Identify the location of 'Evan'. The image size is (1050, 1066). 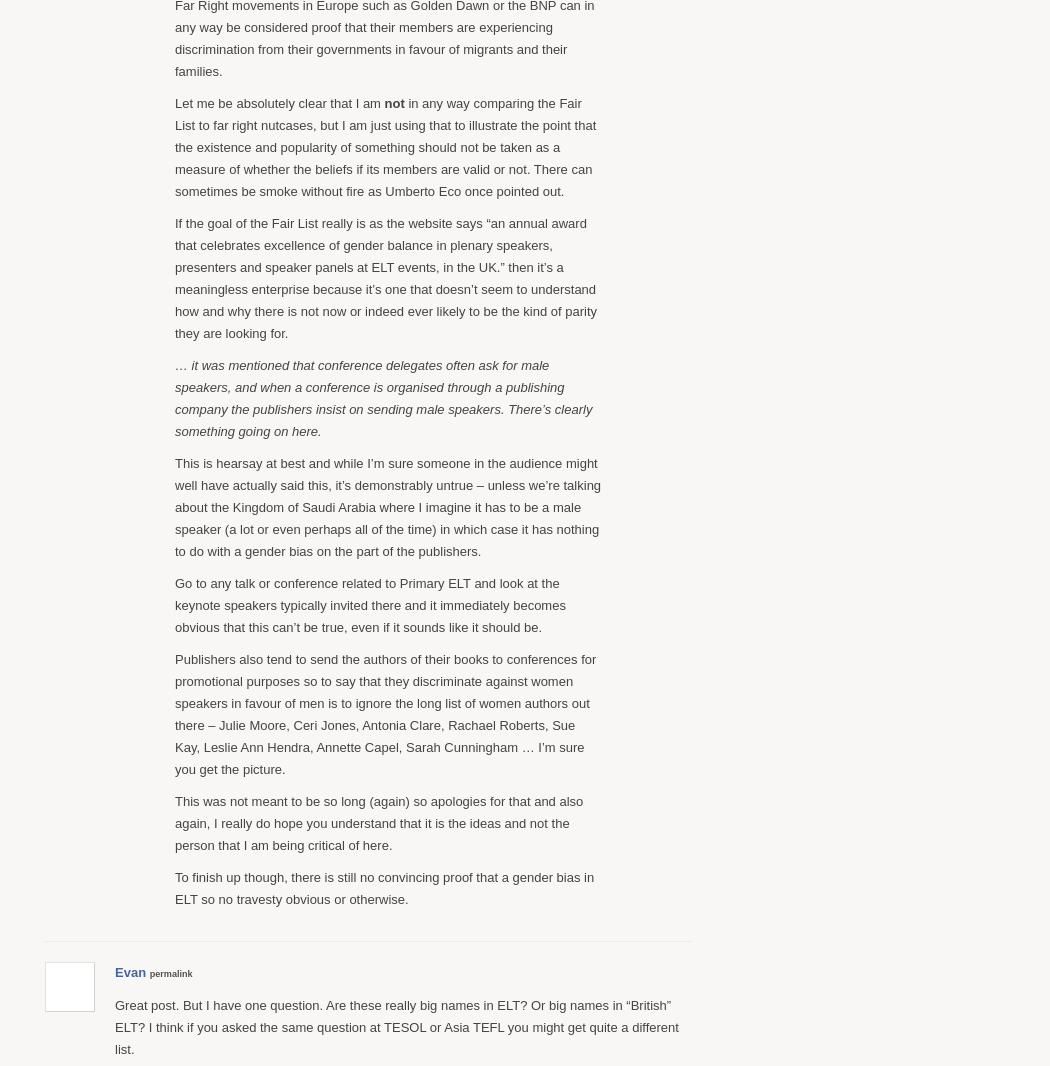
(129, 971).